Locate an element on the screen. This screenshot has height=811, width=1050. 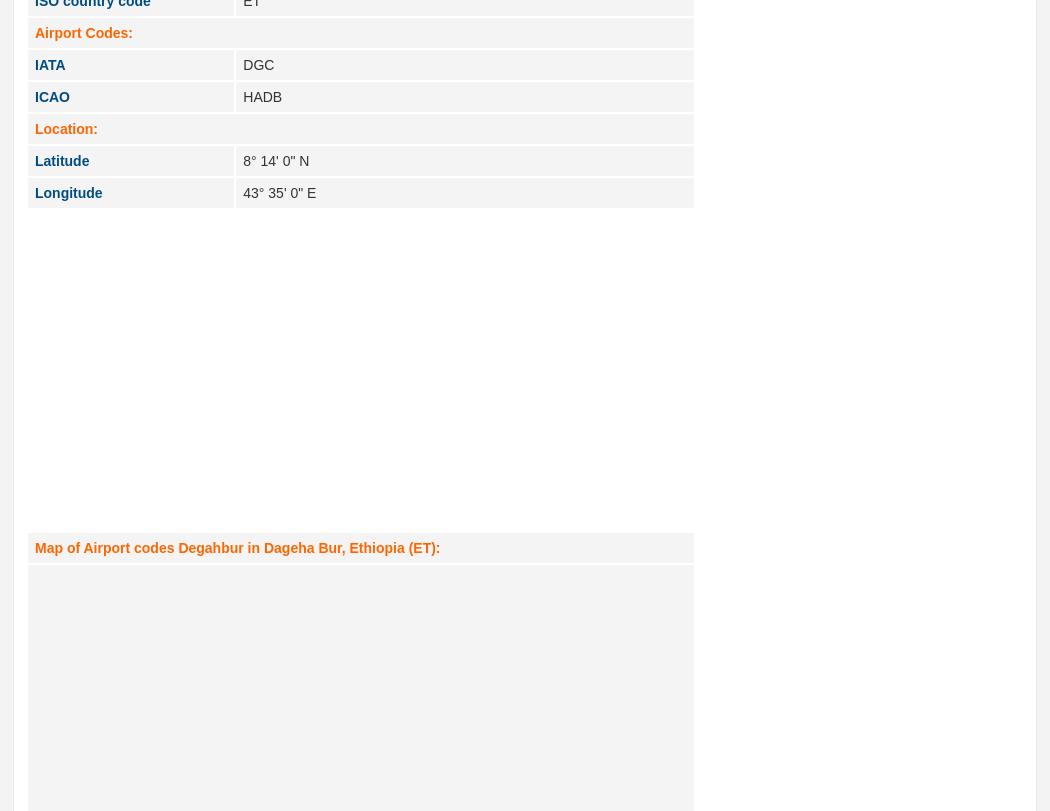
'Longitude' is located at coordinates (34, 193).